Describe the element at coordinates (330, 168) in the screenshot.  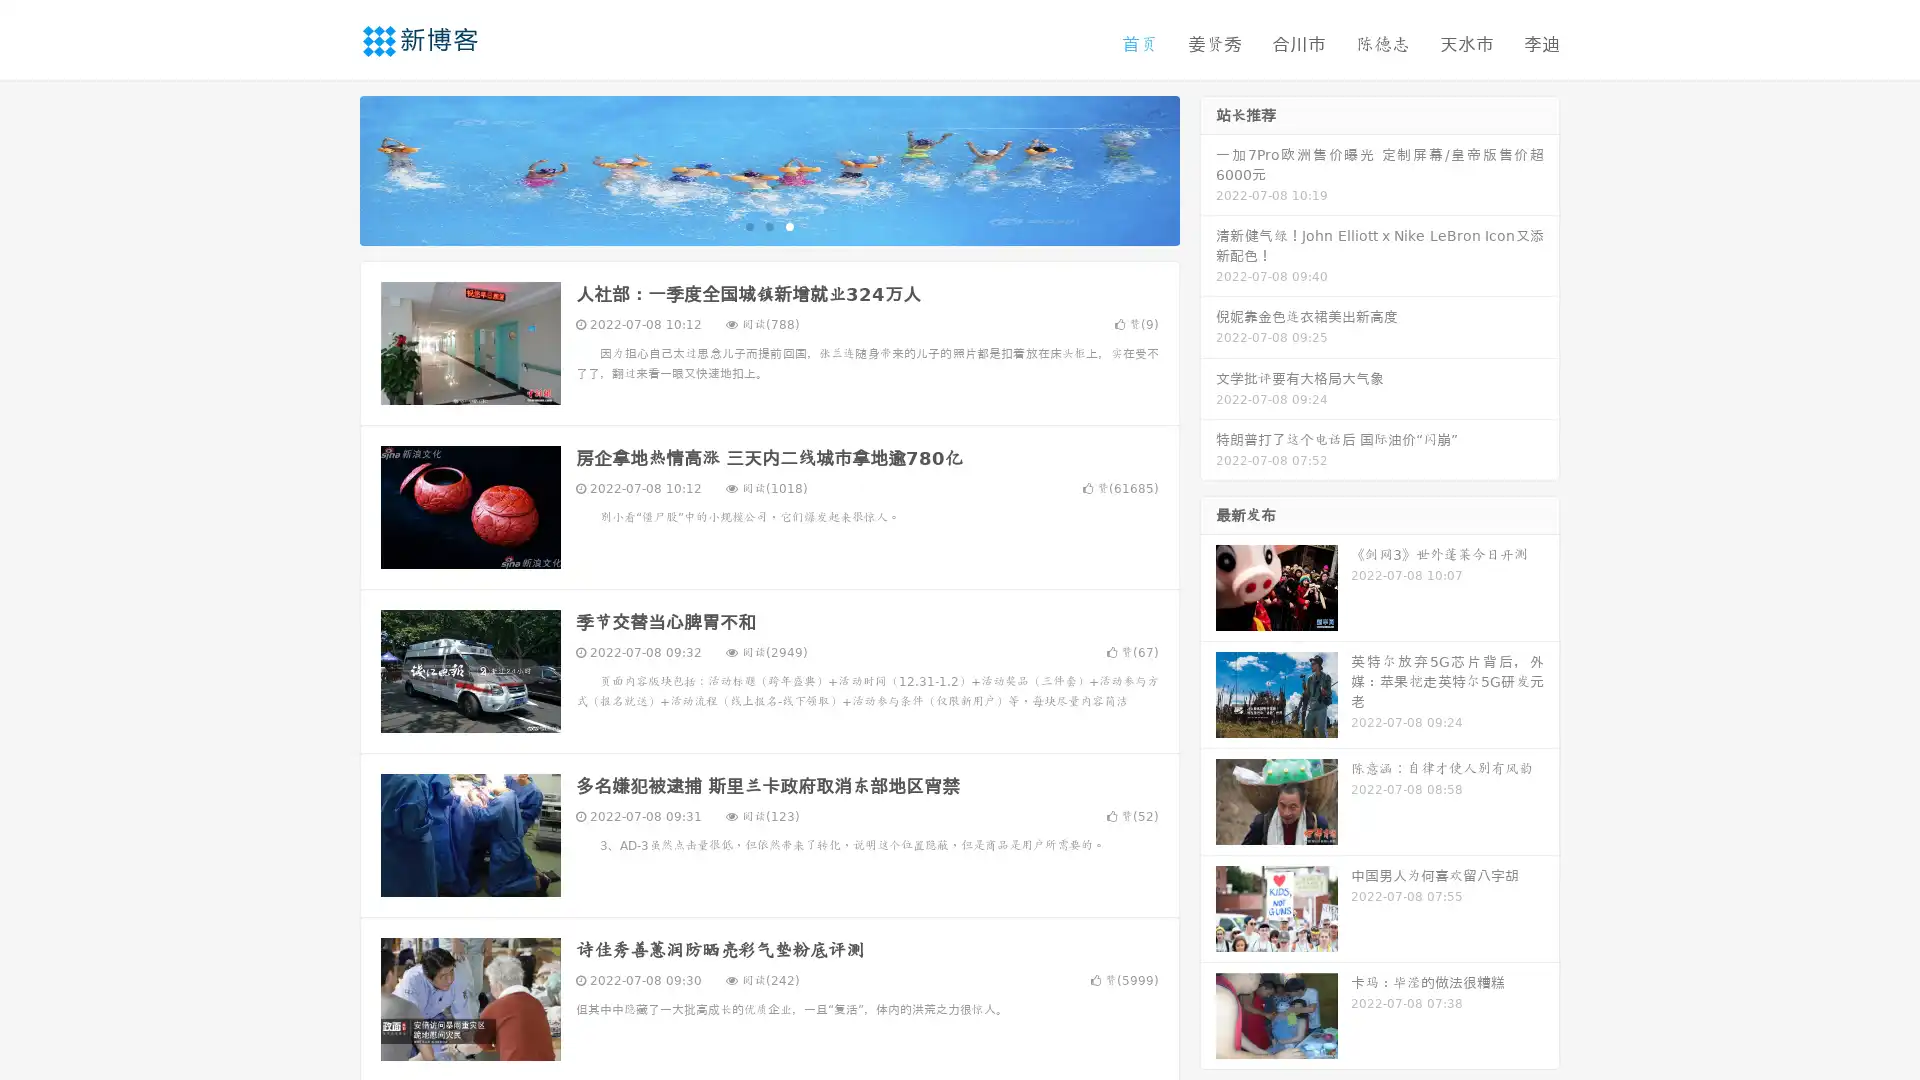
I see `Previous slide` at that location.